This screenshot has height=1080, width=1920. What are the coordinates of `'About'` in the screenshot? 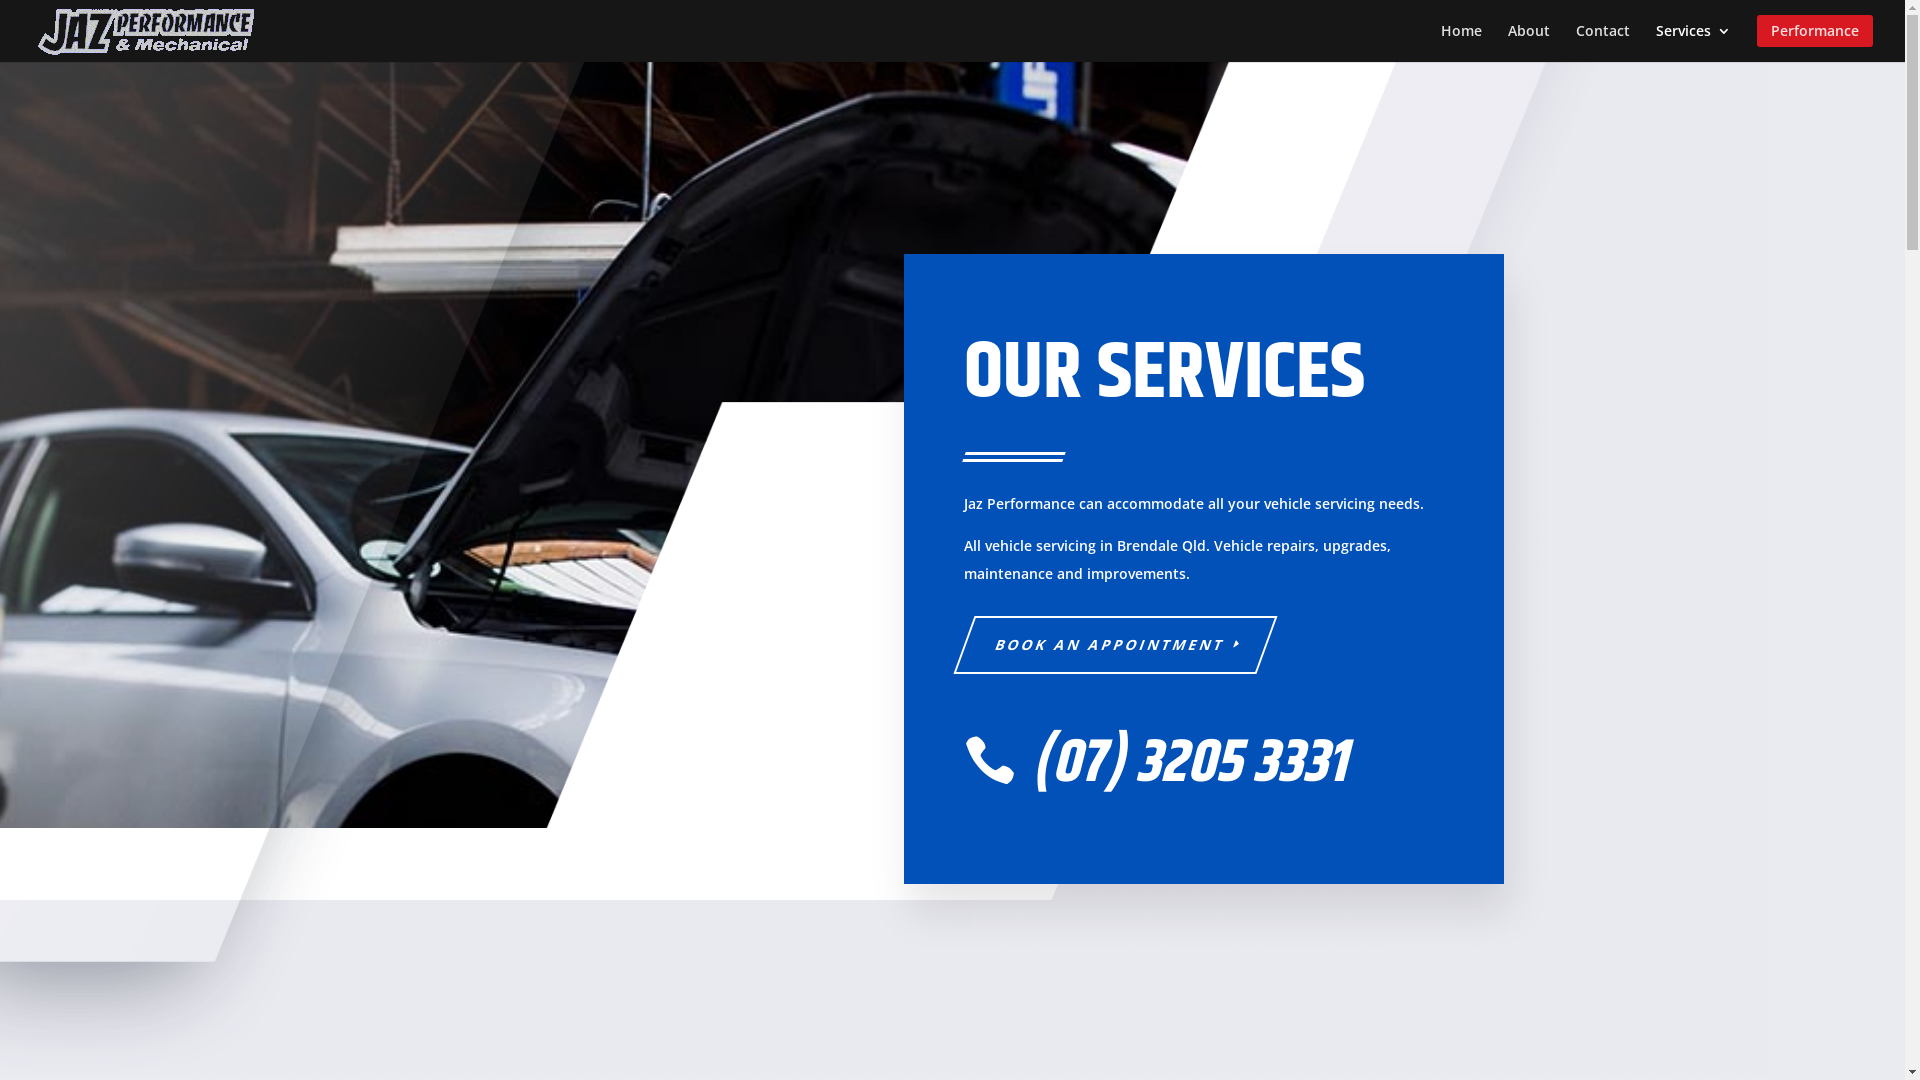 It's located at (1528, 38).